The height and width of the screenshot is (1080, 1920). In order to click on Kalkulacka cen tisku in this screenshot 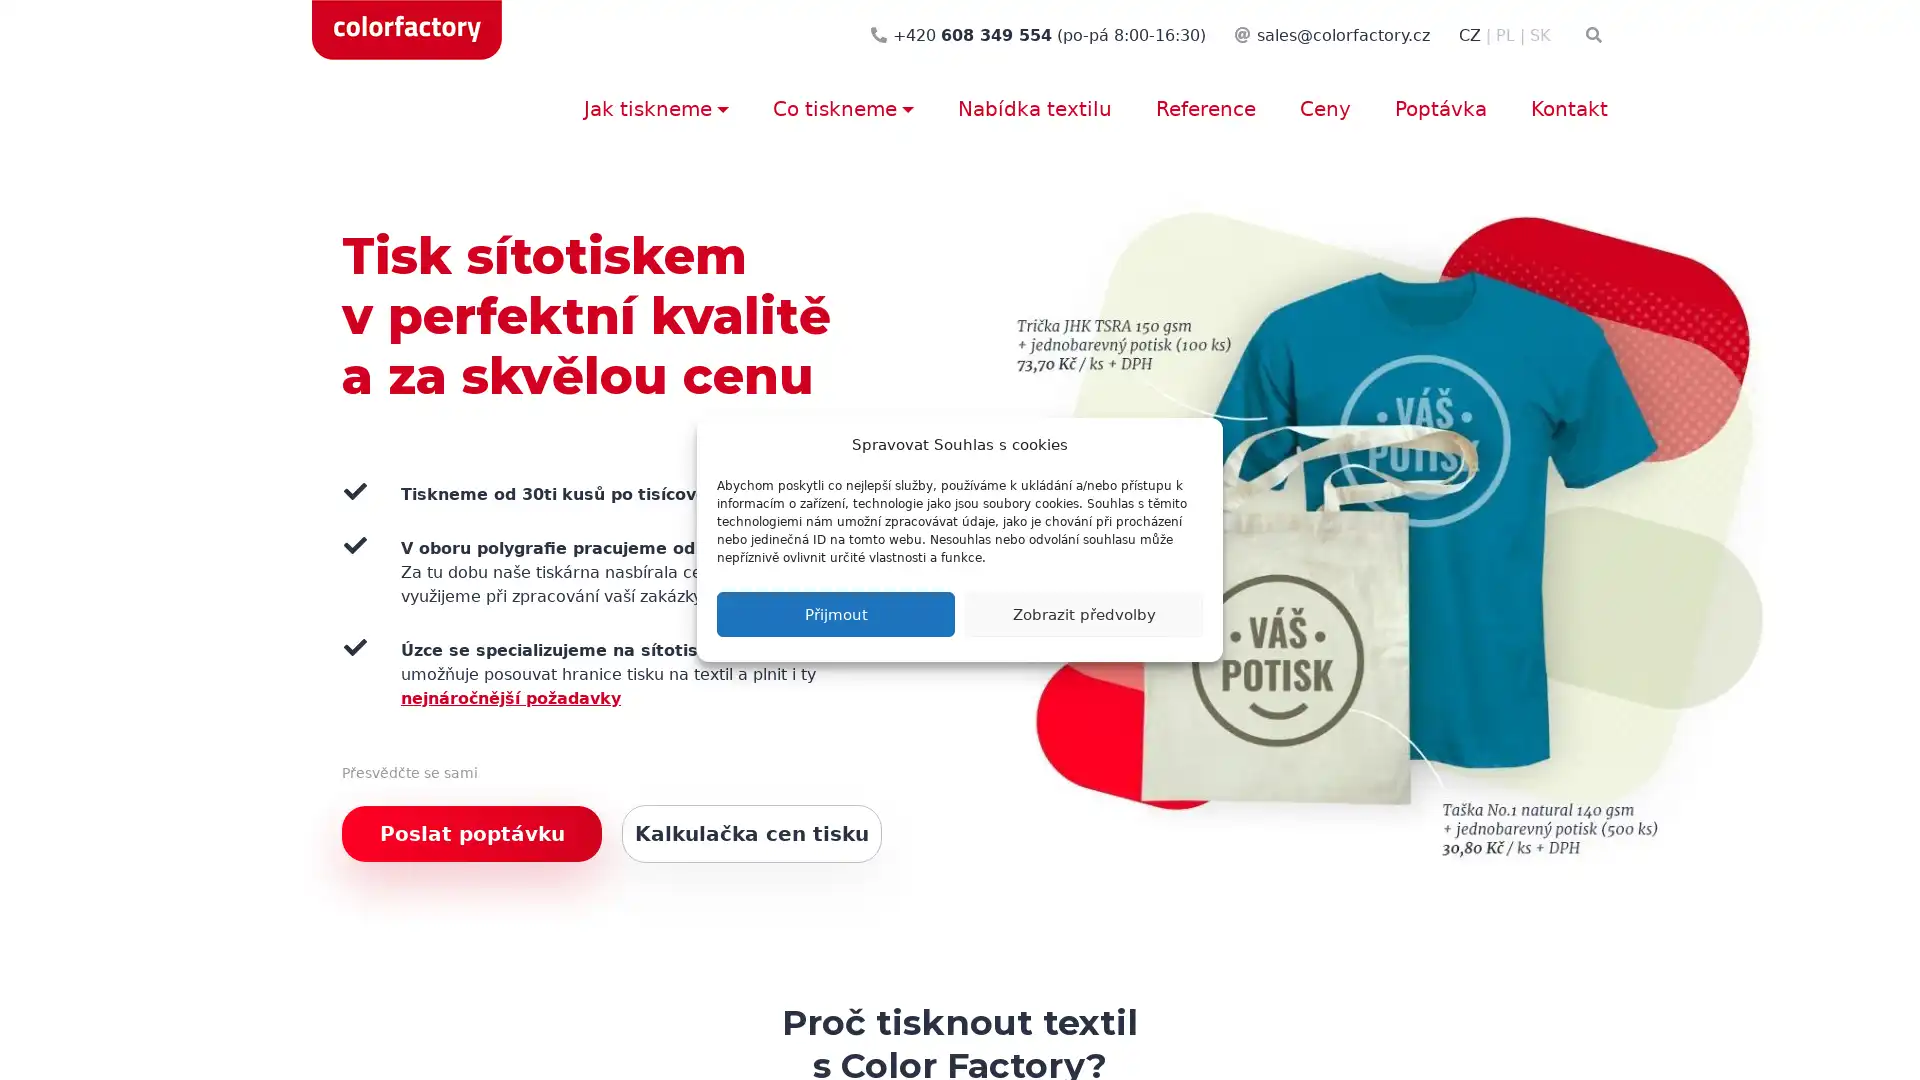, I will do `click(751, 833)`.